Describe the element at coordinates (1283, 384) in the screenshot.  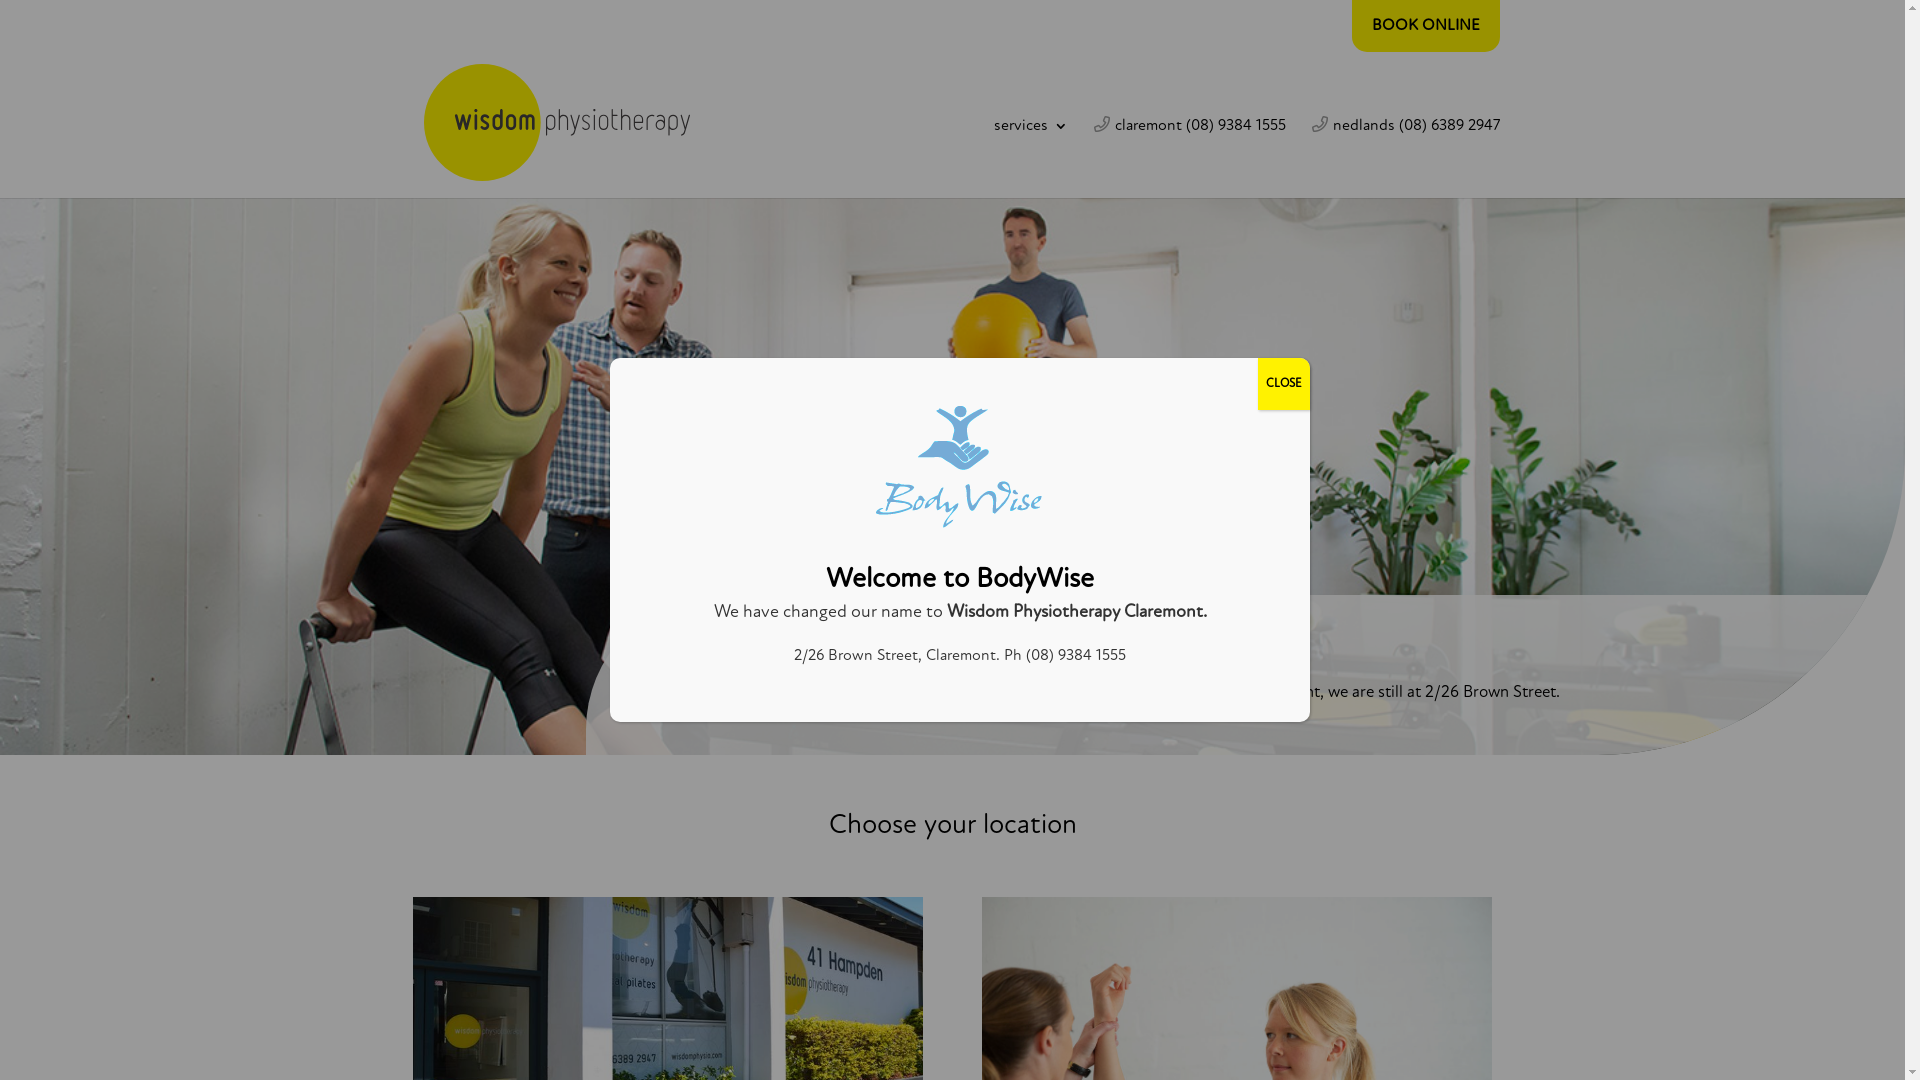
I see `'CLOSE'` at that location.